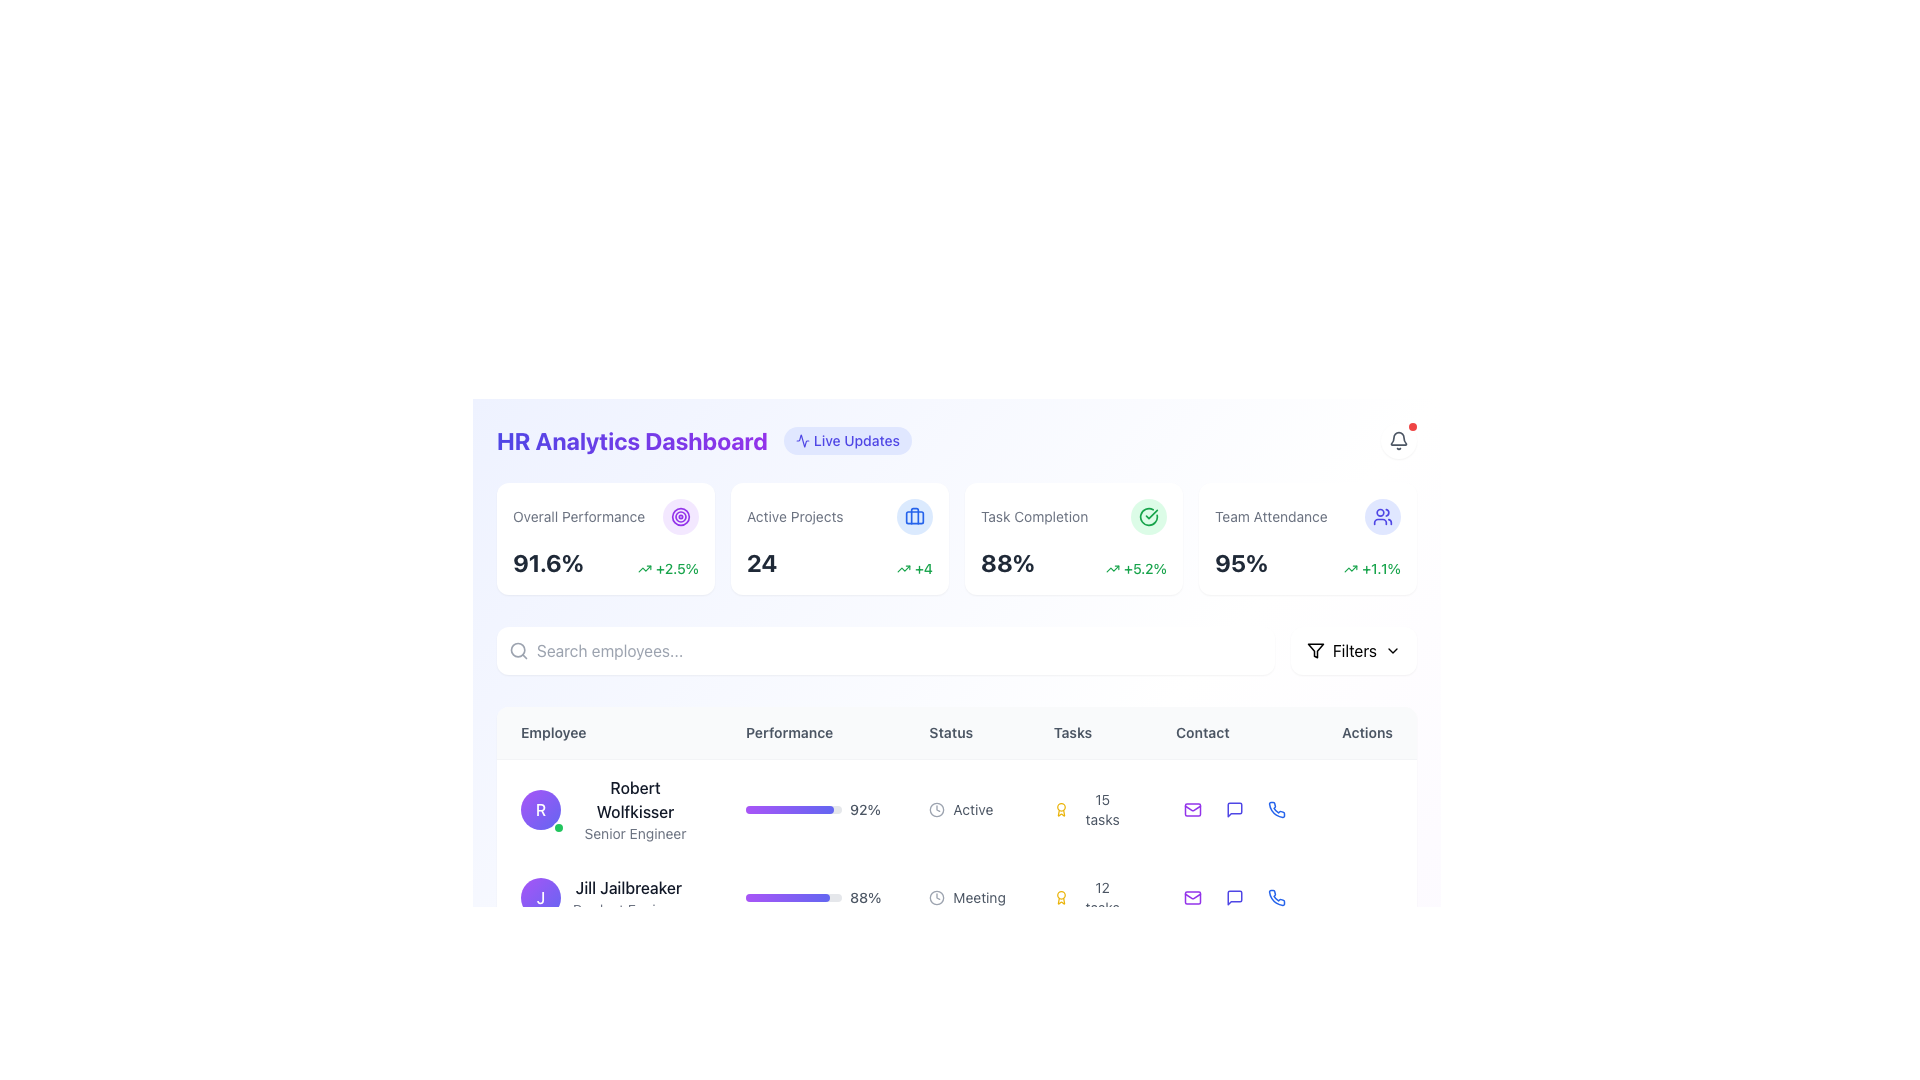  What do you see at coordinates (813, 733) in the screenshot?
I see `the 'Performance' text label, which is the second column header in a row of headers above the employee data table` at bounding box center [813, 733].